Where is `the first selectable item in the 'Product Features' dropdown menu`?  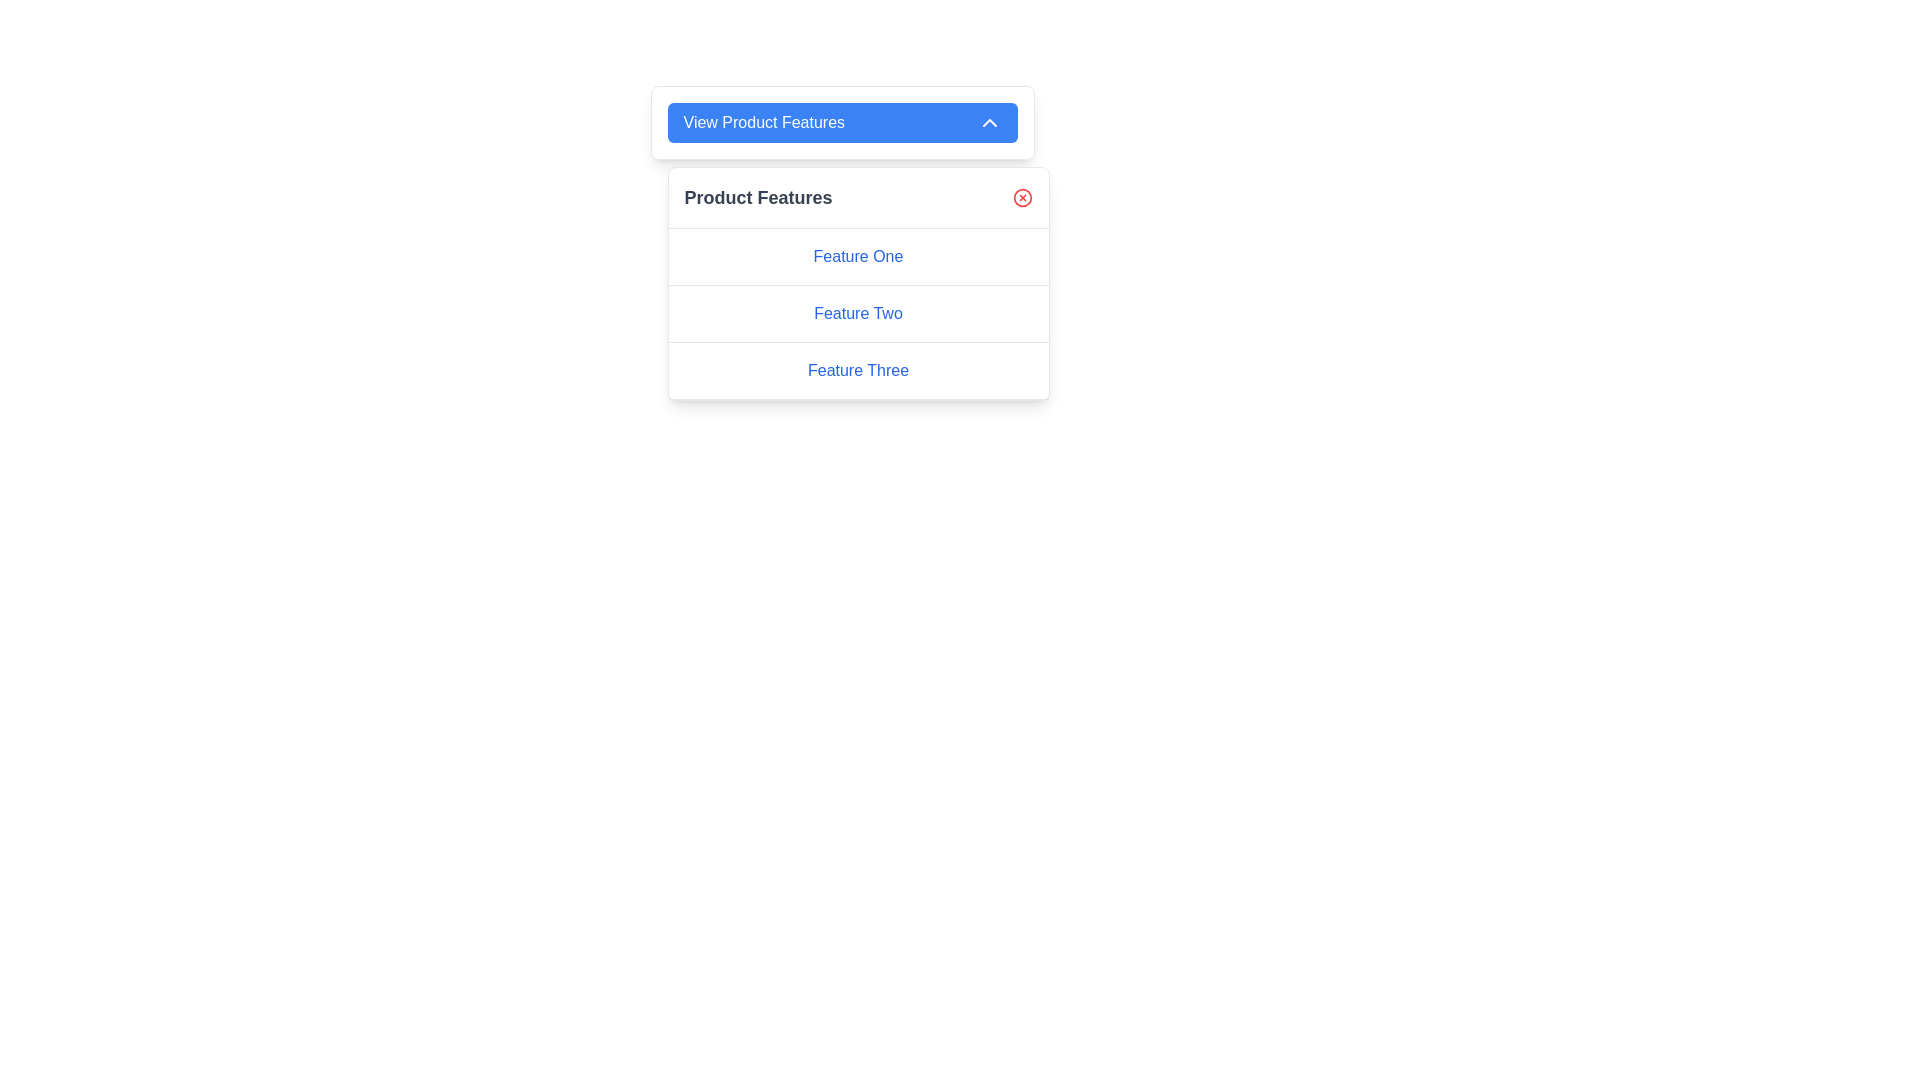 the first selectable item in the 'Product Features' dropdown menu is located at coordinates (858, 256).